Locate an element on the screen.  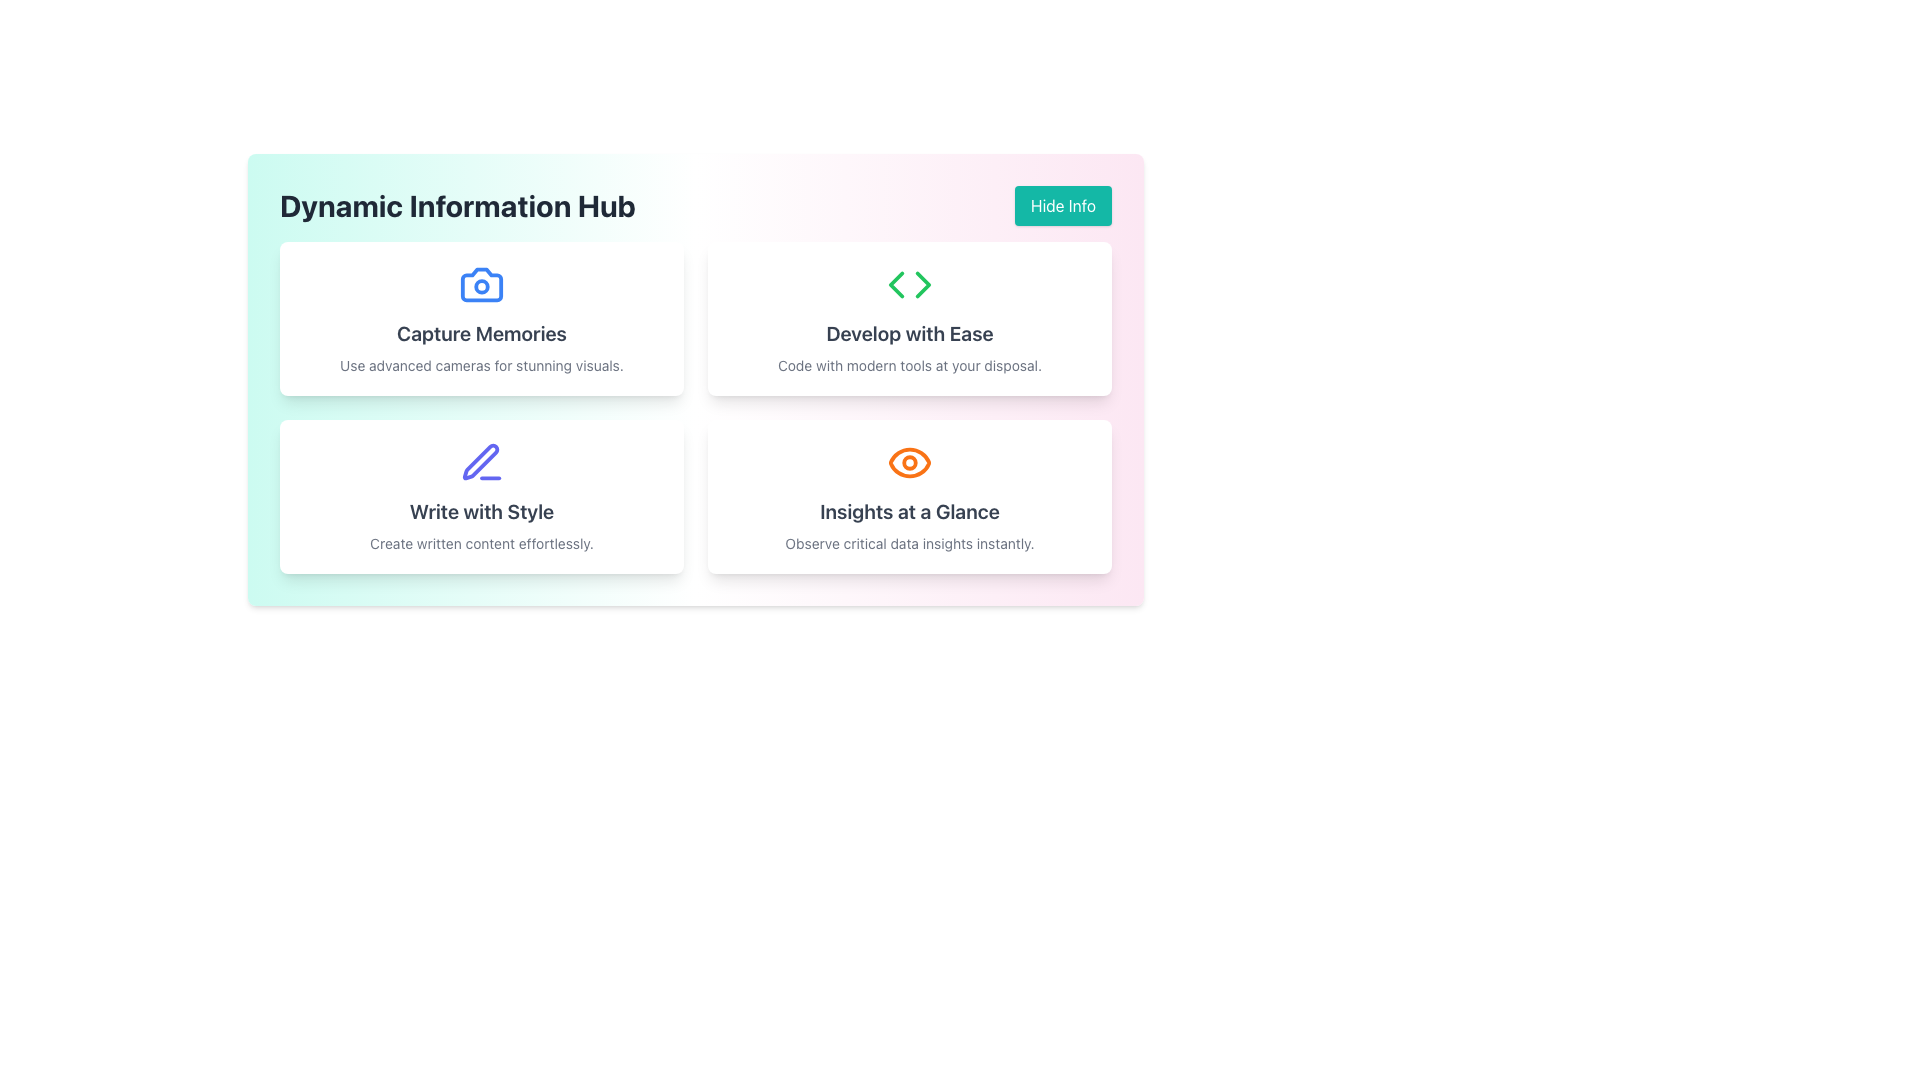
the static text label located at the bottom of the 'Write with Style' card, which provides additional descriptive information or a tagline is located at coordinates (481, 543).